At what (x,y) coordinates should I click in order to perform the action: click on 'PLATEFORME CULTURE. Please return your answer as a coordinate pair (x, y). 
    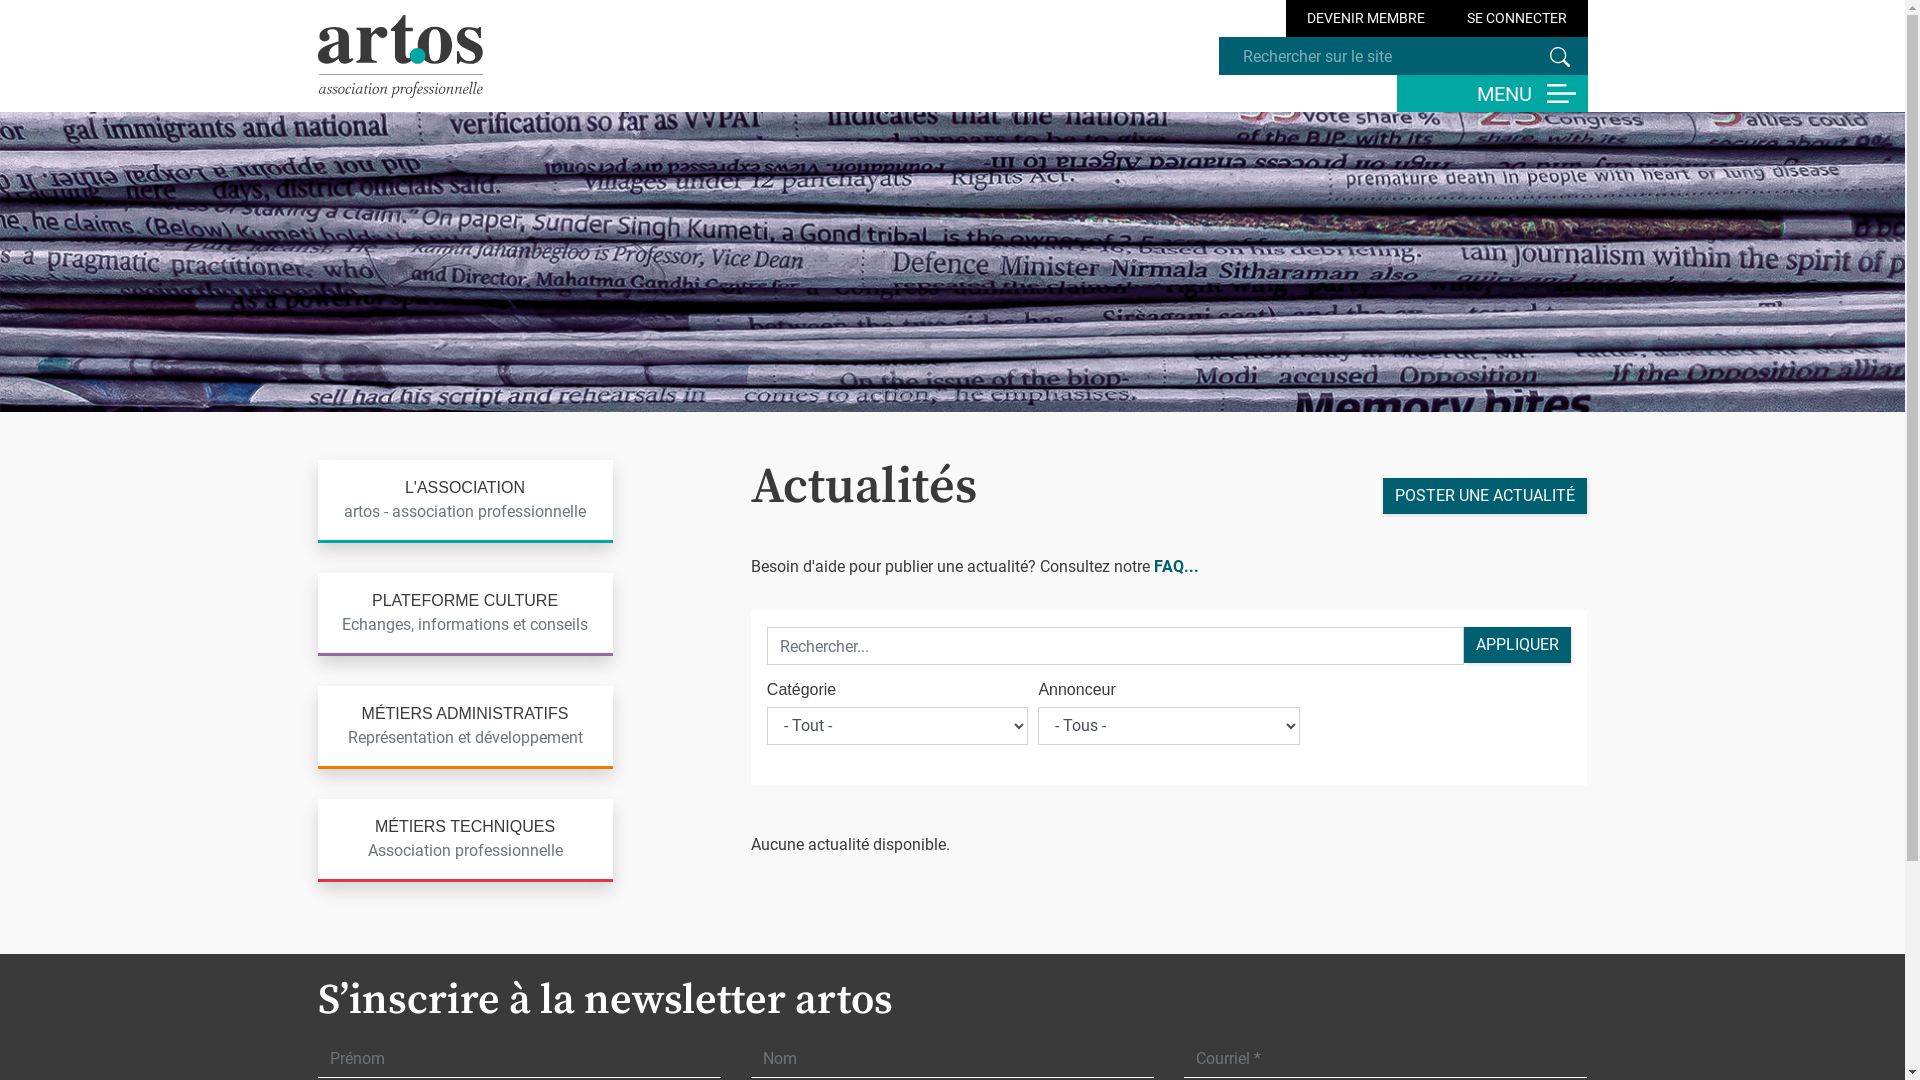
    Looking at the image, I should click on (464, 613).